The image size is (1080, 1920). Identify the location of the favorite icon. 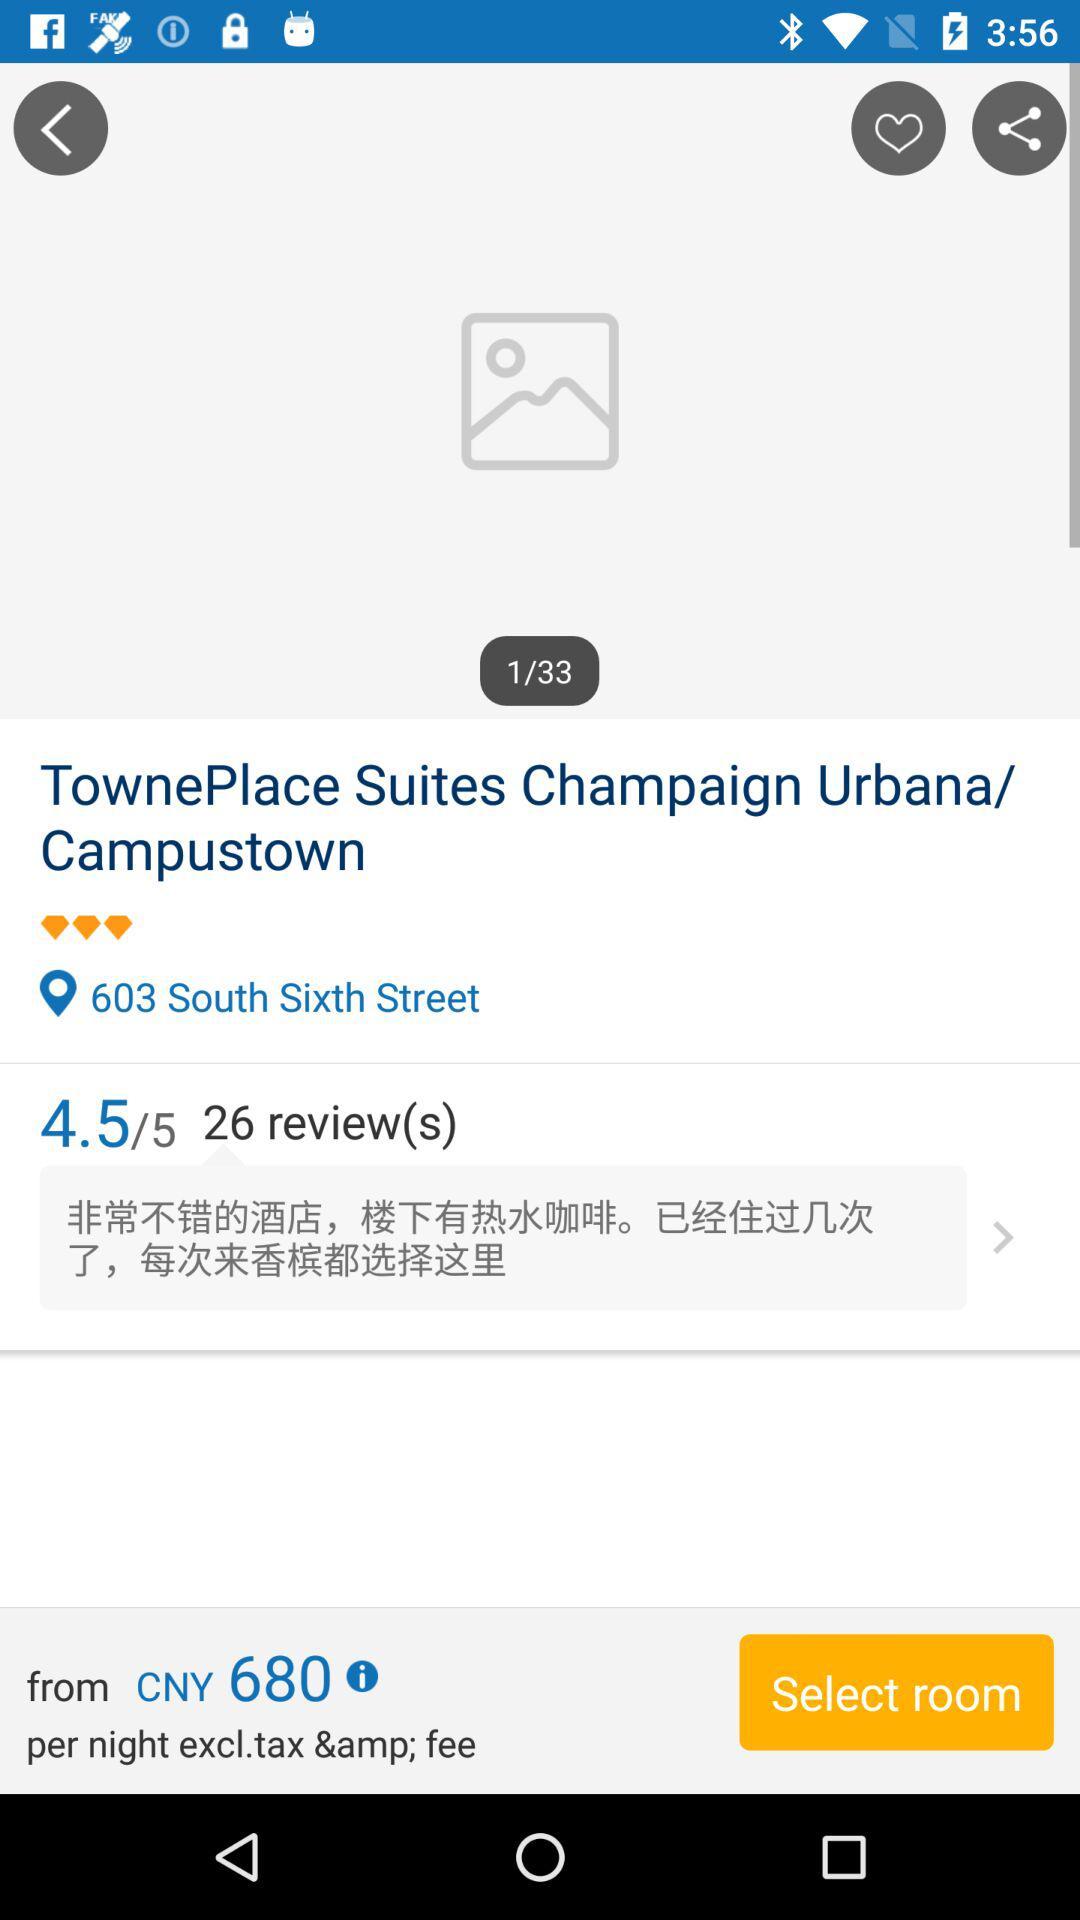
(897, 127).